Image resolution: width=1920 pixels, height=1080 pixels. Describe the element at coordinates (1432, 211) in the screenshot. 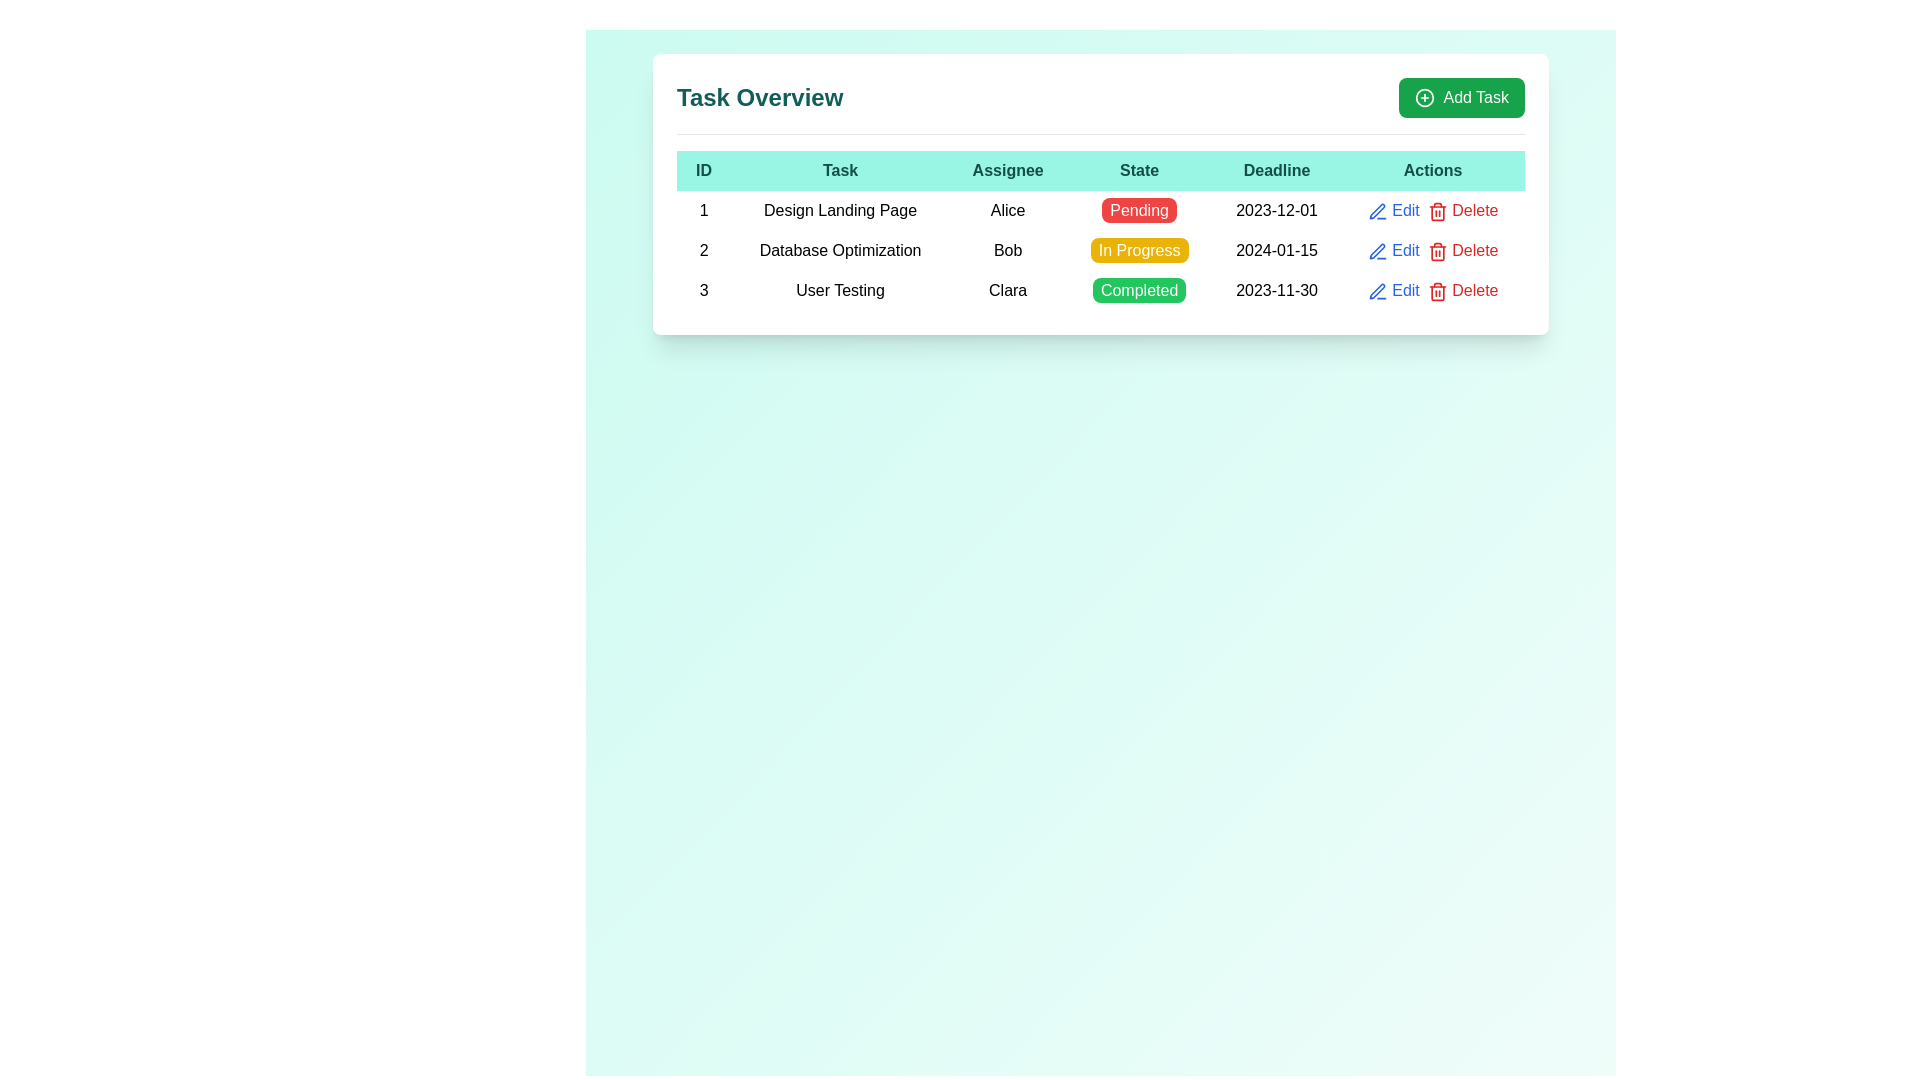

I see `the interactive text links with icons in the 'Actions' column of the first row of the table` at that location.